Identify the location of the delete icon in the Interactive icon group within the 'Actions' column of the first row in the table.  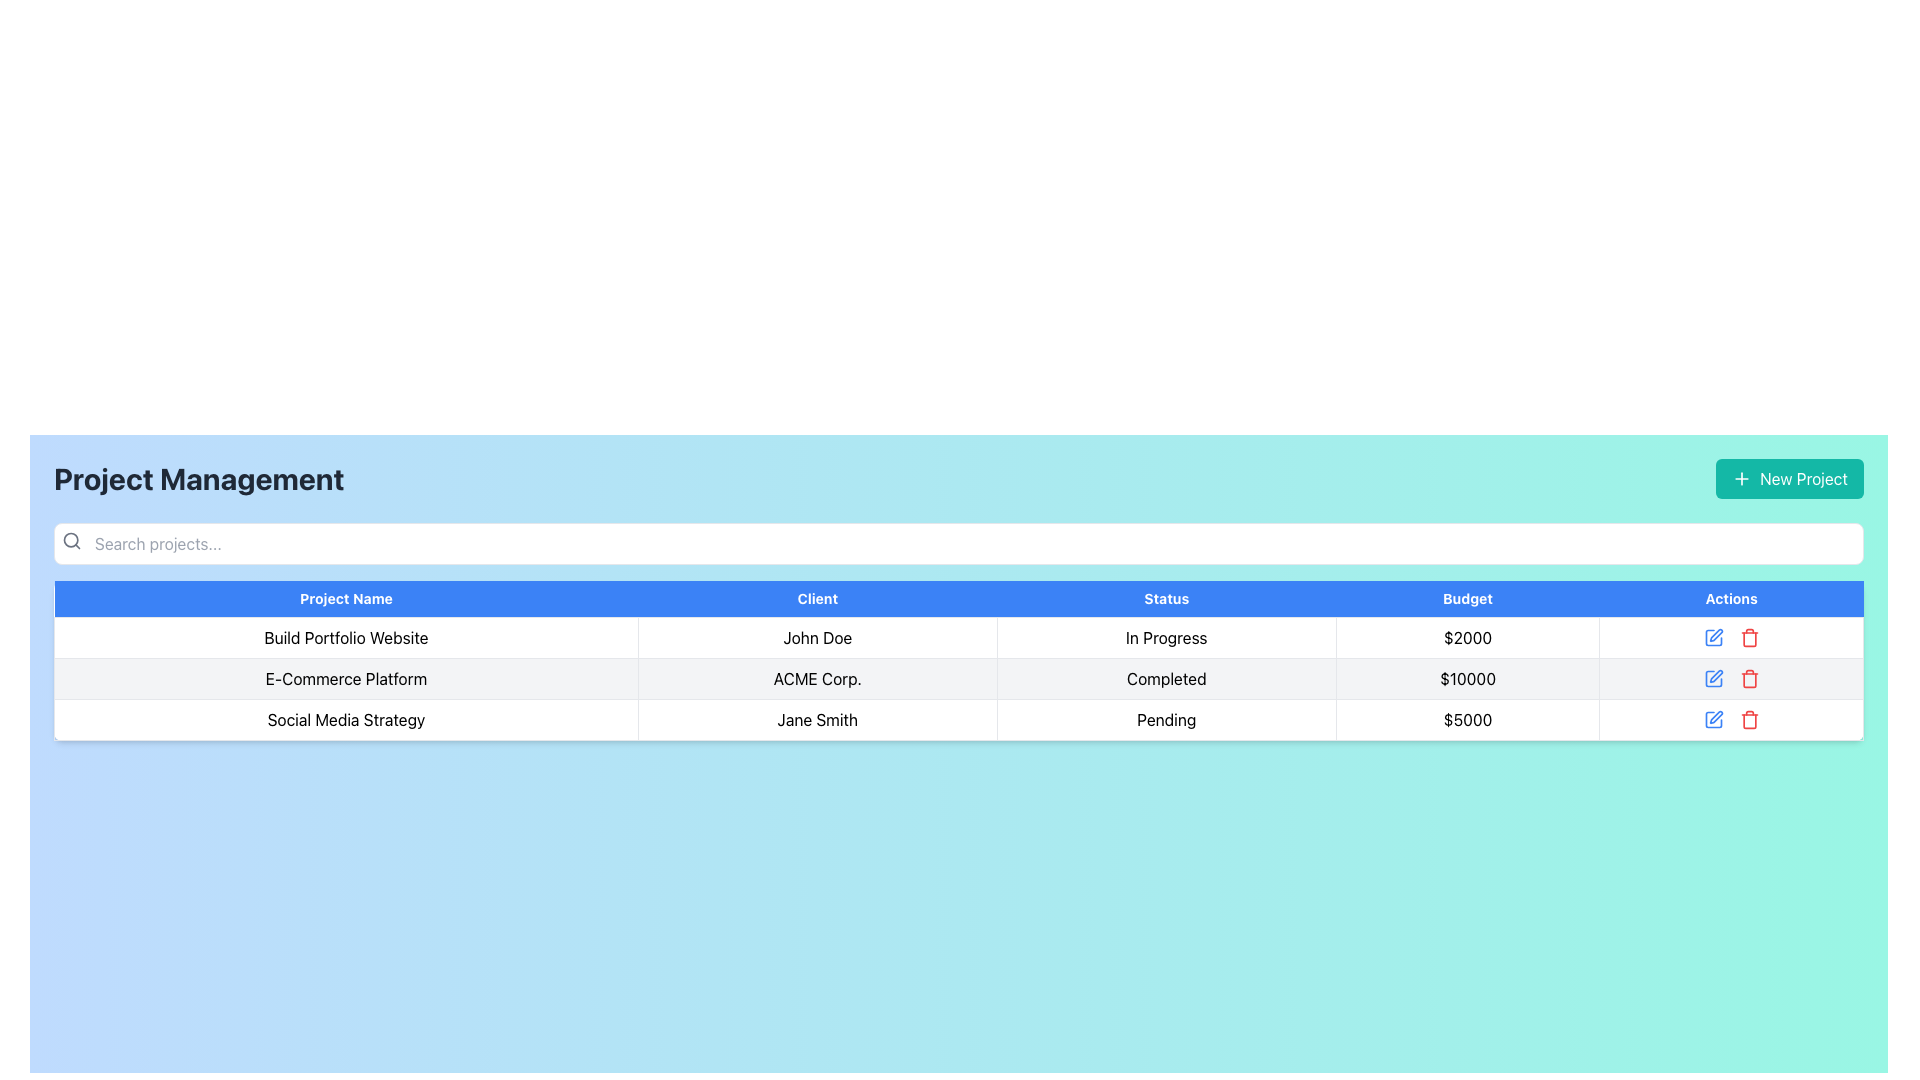
(1730, 637).